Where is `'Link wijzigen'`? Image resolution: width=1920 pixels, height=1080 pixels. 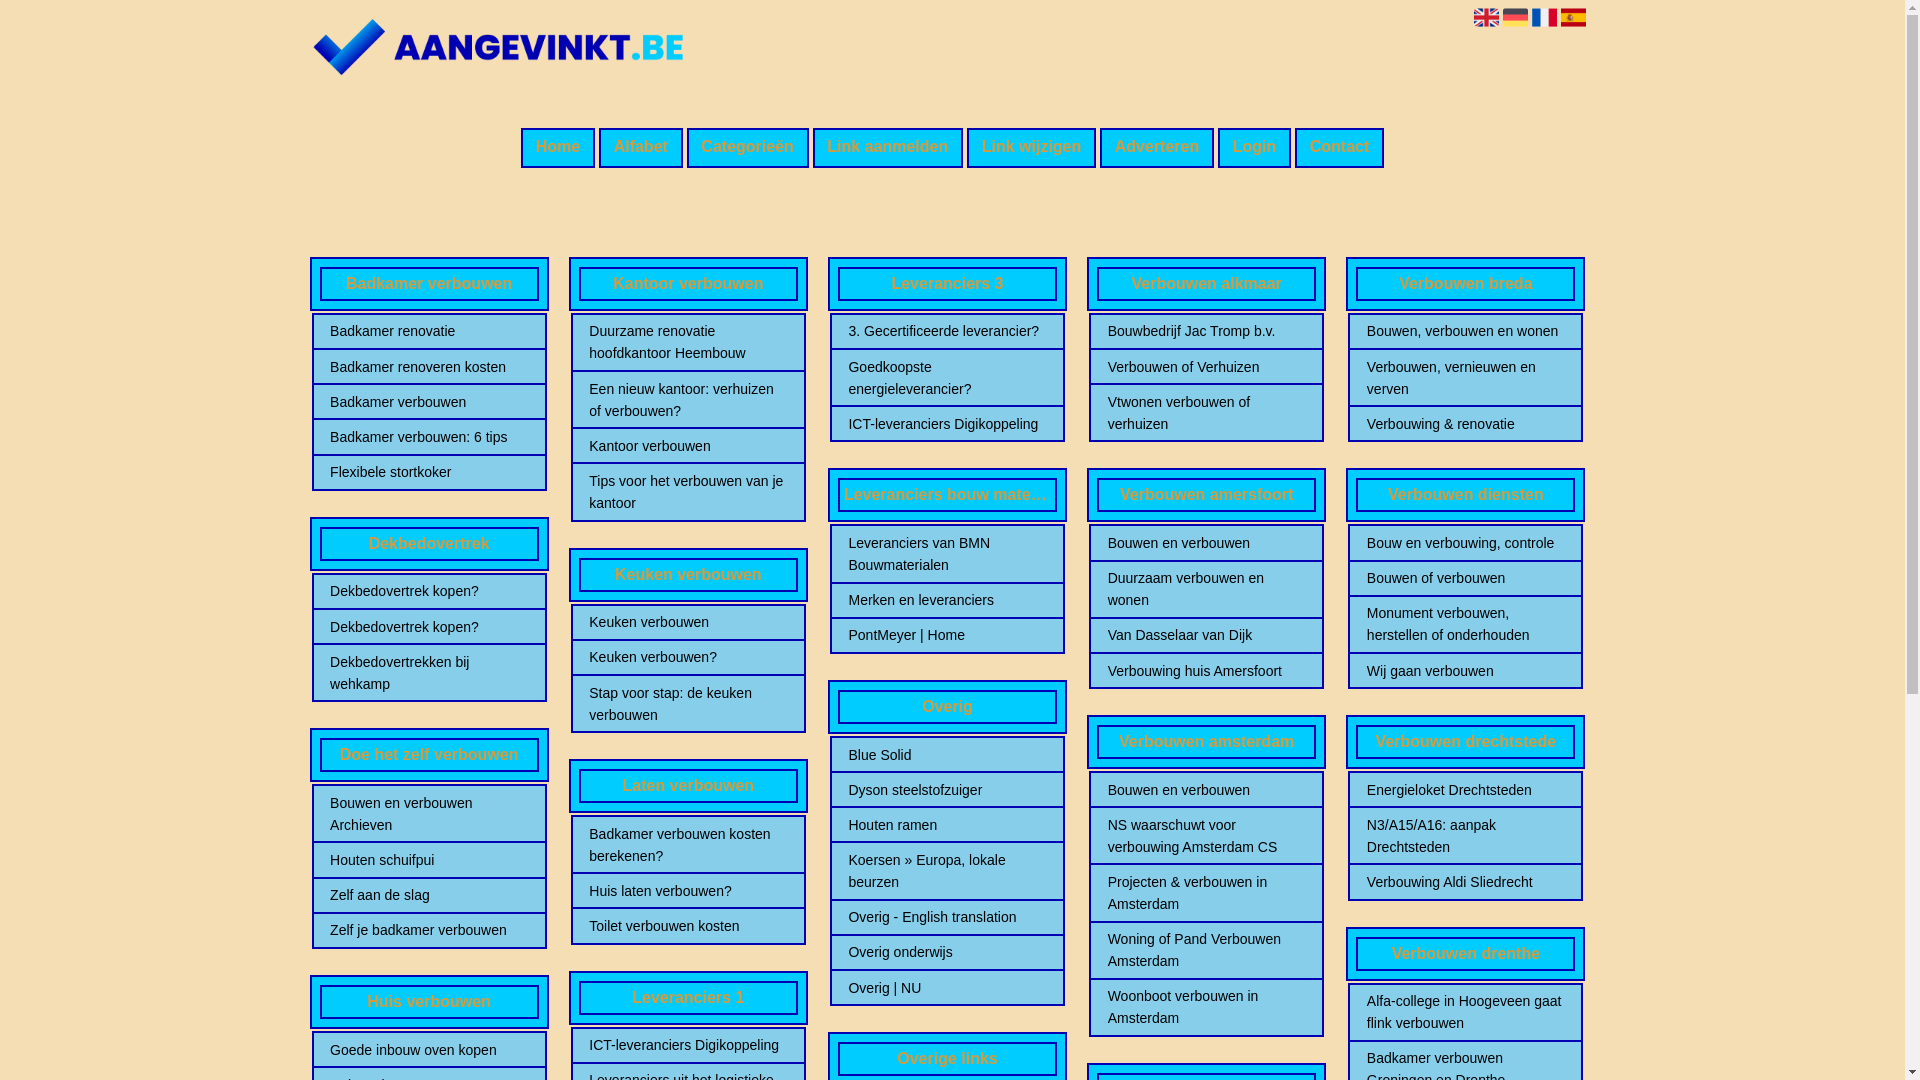
'Link wijzigen' is located at coordinates (1031, 146).